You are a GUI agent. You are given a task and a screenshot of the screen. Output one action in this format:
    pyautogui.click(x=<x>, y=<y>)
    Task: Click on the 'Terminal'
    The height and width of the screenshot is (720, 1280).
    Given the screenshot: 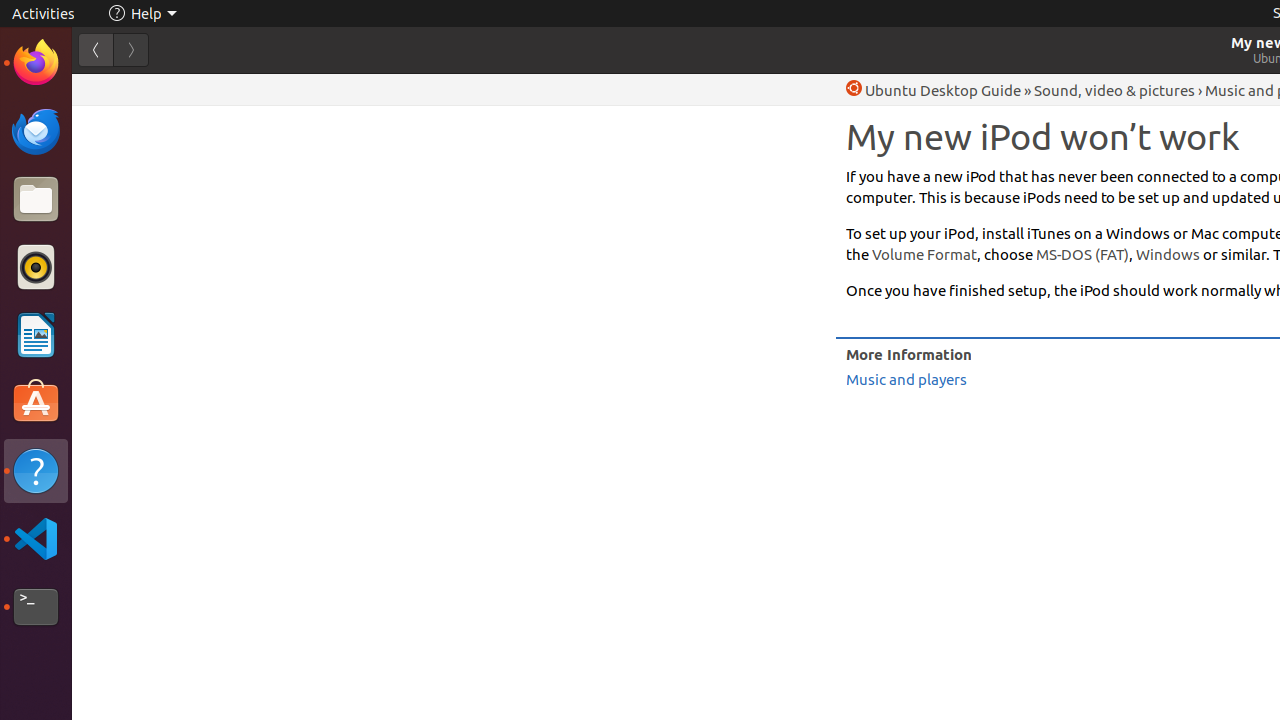 What is the action you would take?
    pyautogui.click(x=35, y=606)
    